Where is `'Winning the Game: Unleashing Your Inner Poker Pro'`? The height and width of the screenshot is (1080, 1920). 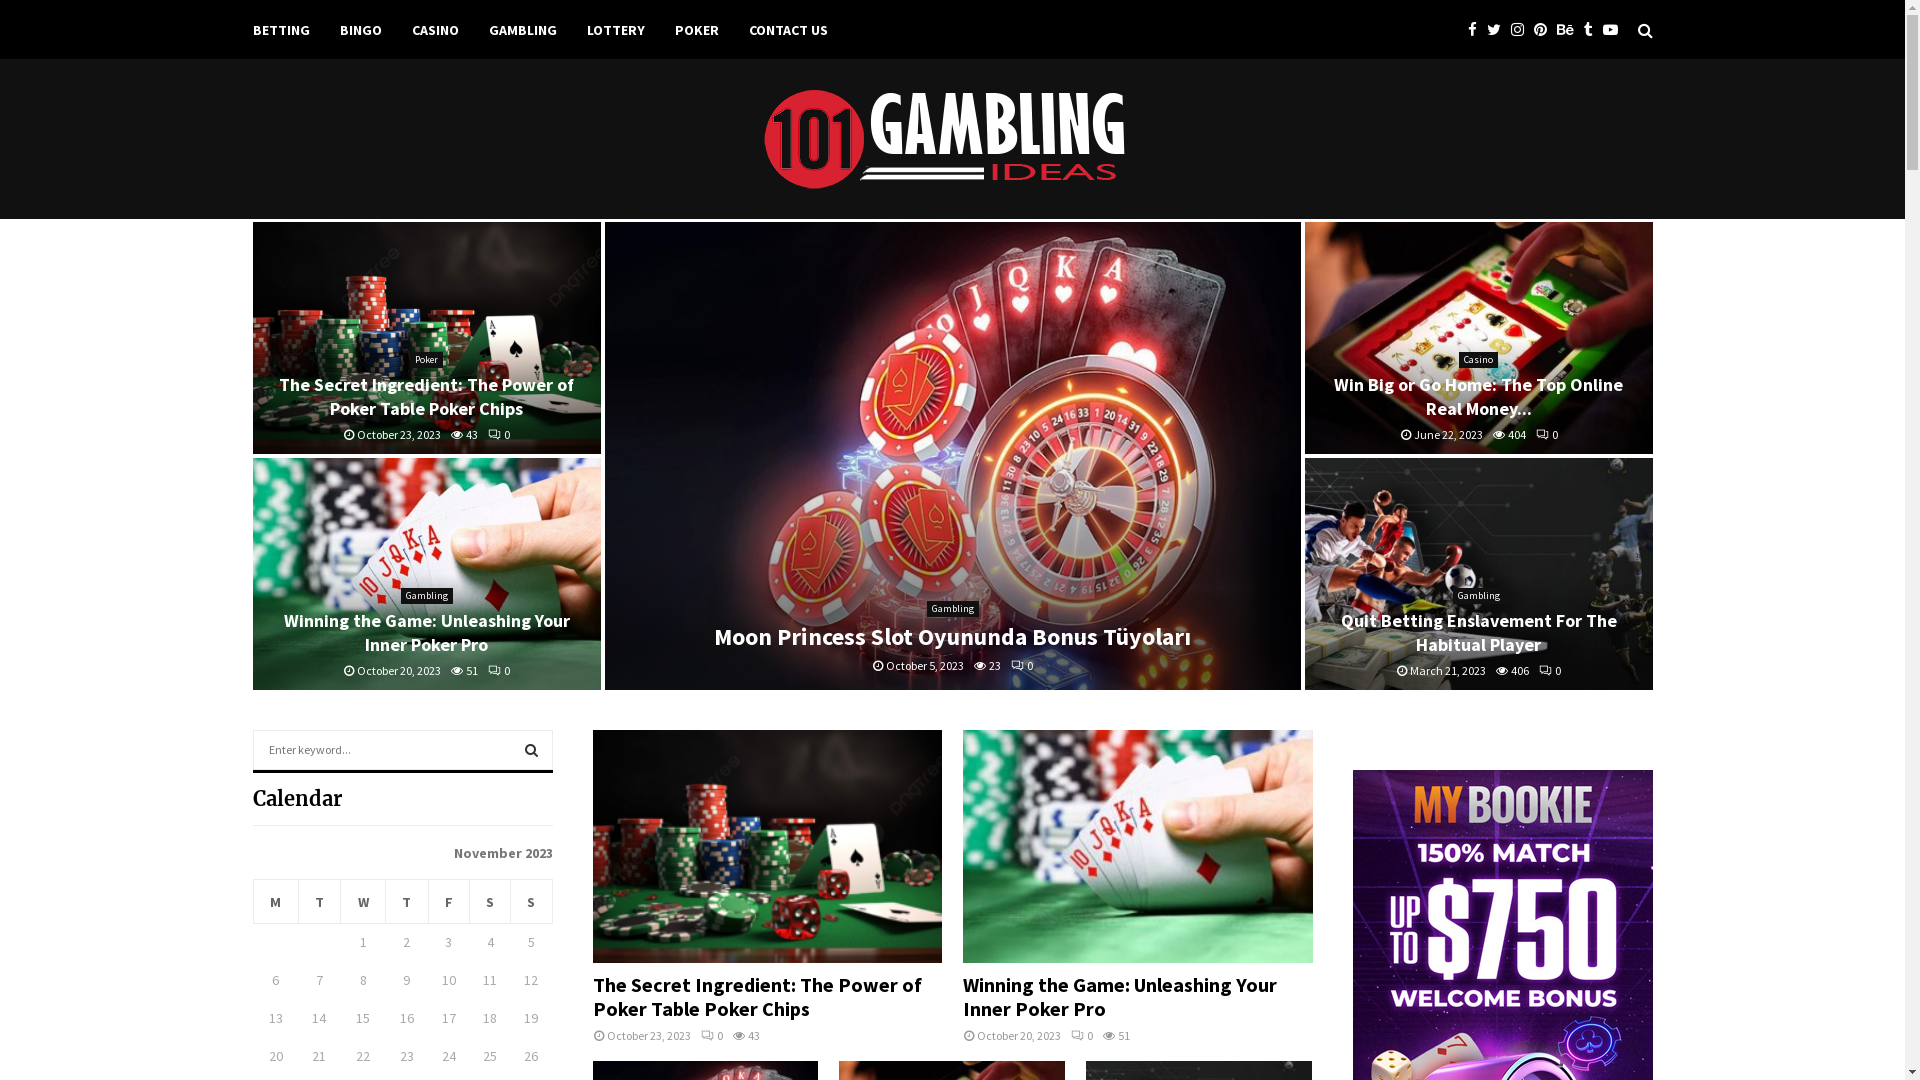 'Winning the Game: Unleashing Your Inner Poker Pro' is located at coordinates (426, 632).